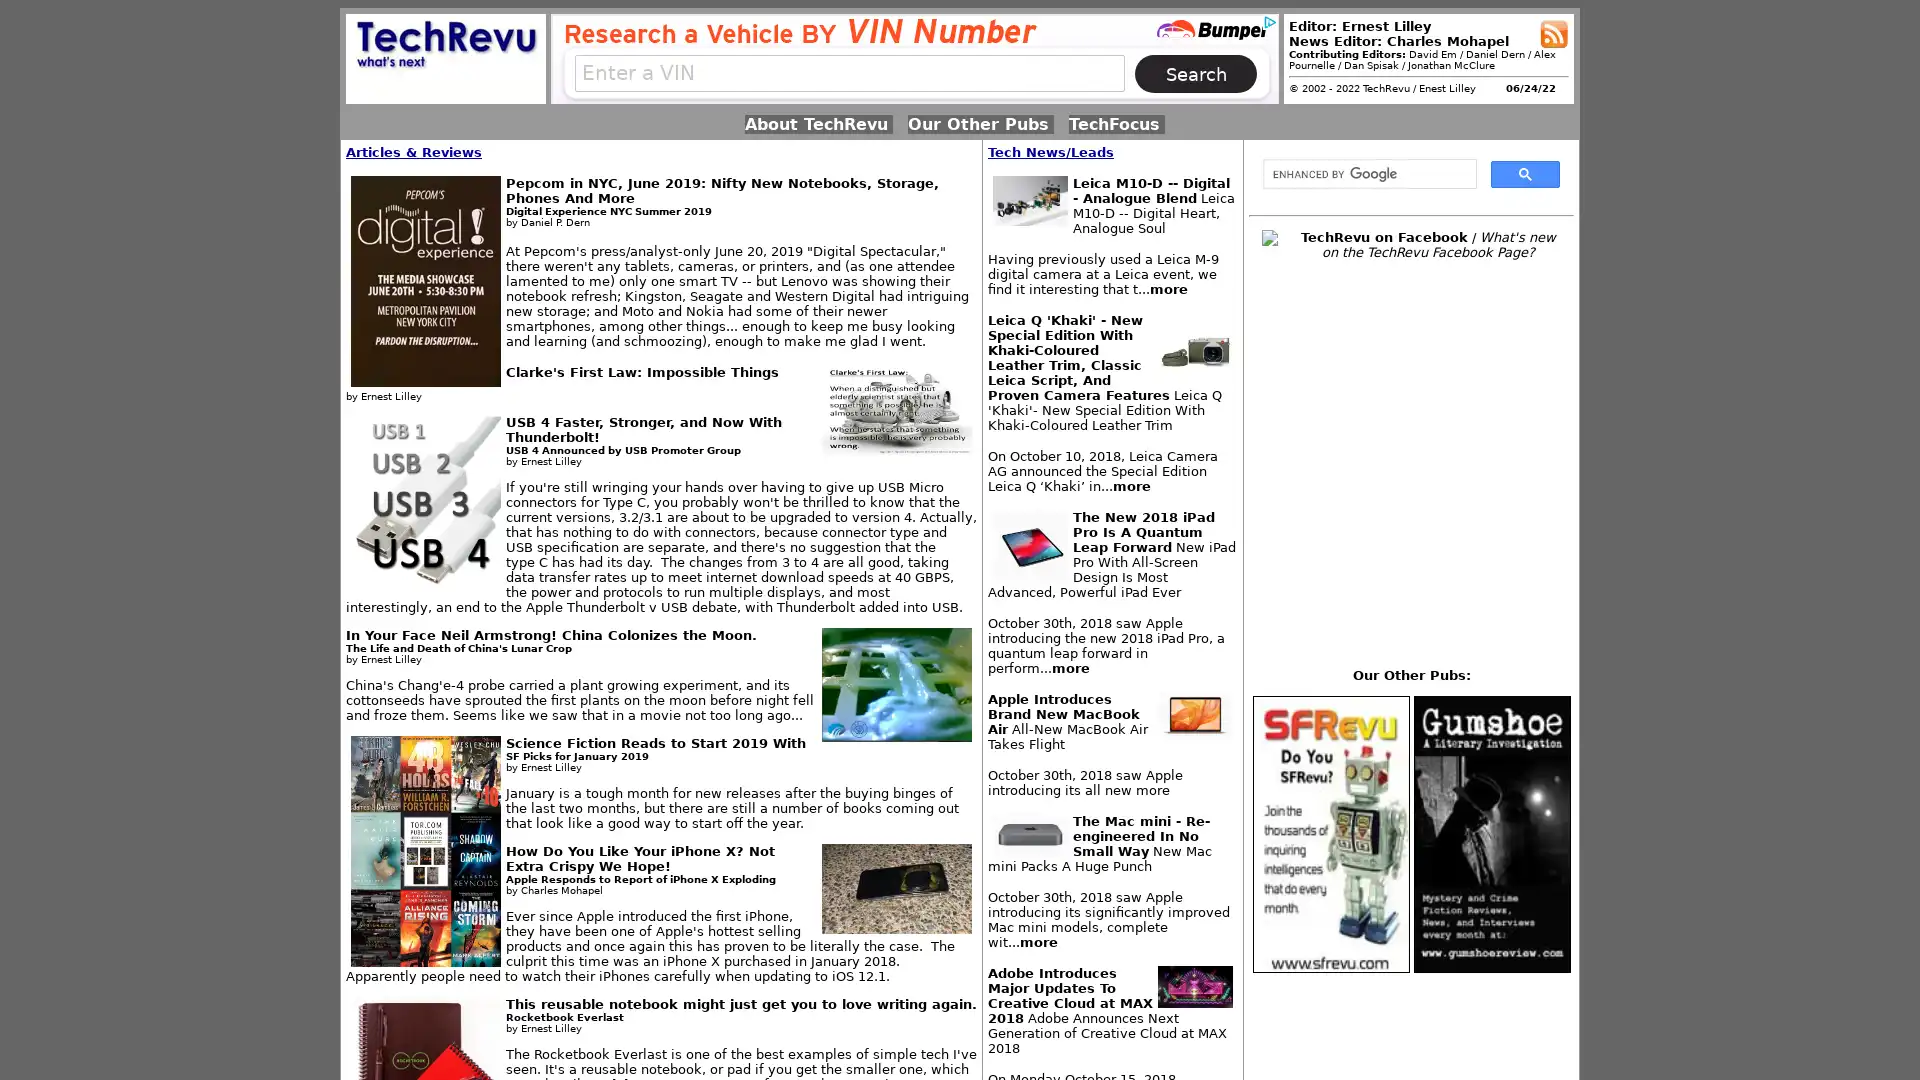  Describe the element at coordinates (1524, 172) in the screenshot. I see `search` at that location.